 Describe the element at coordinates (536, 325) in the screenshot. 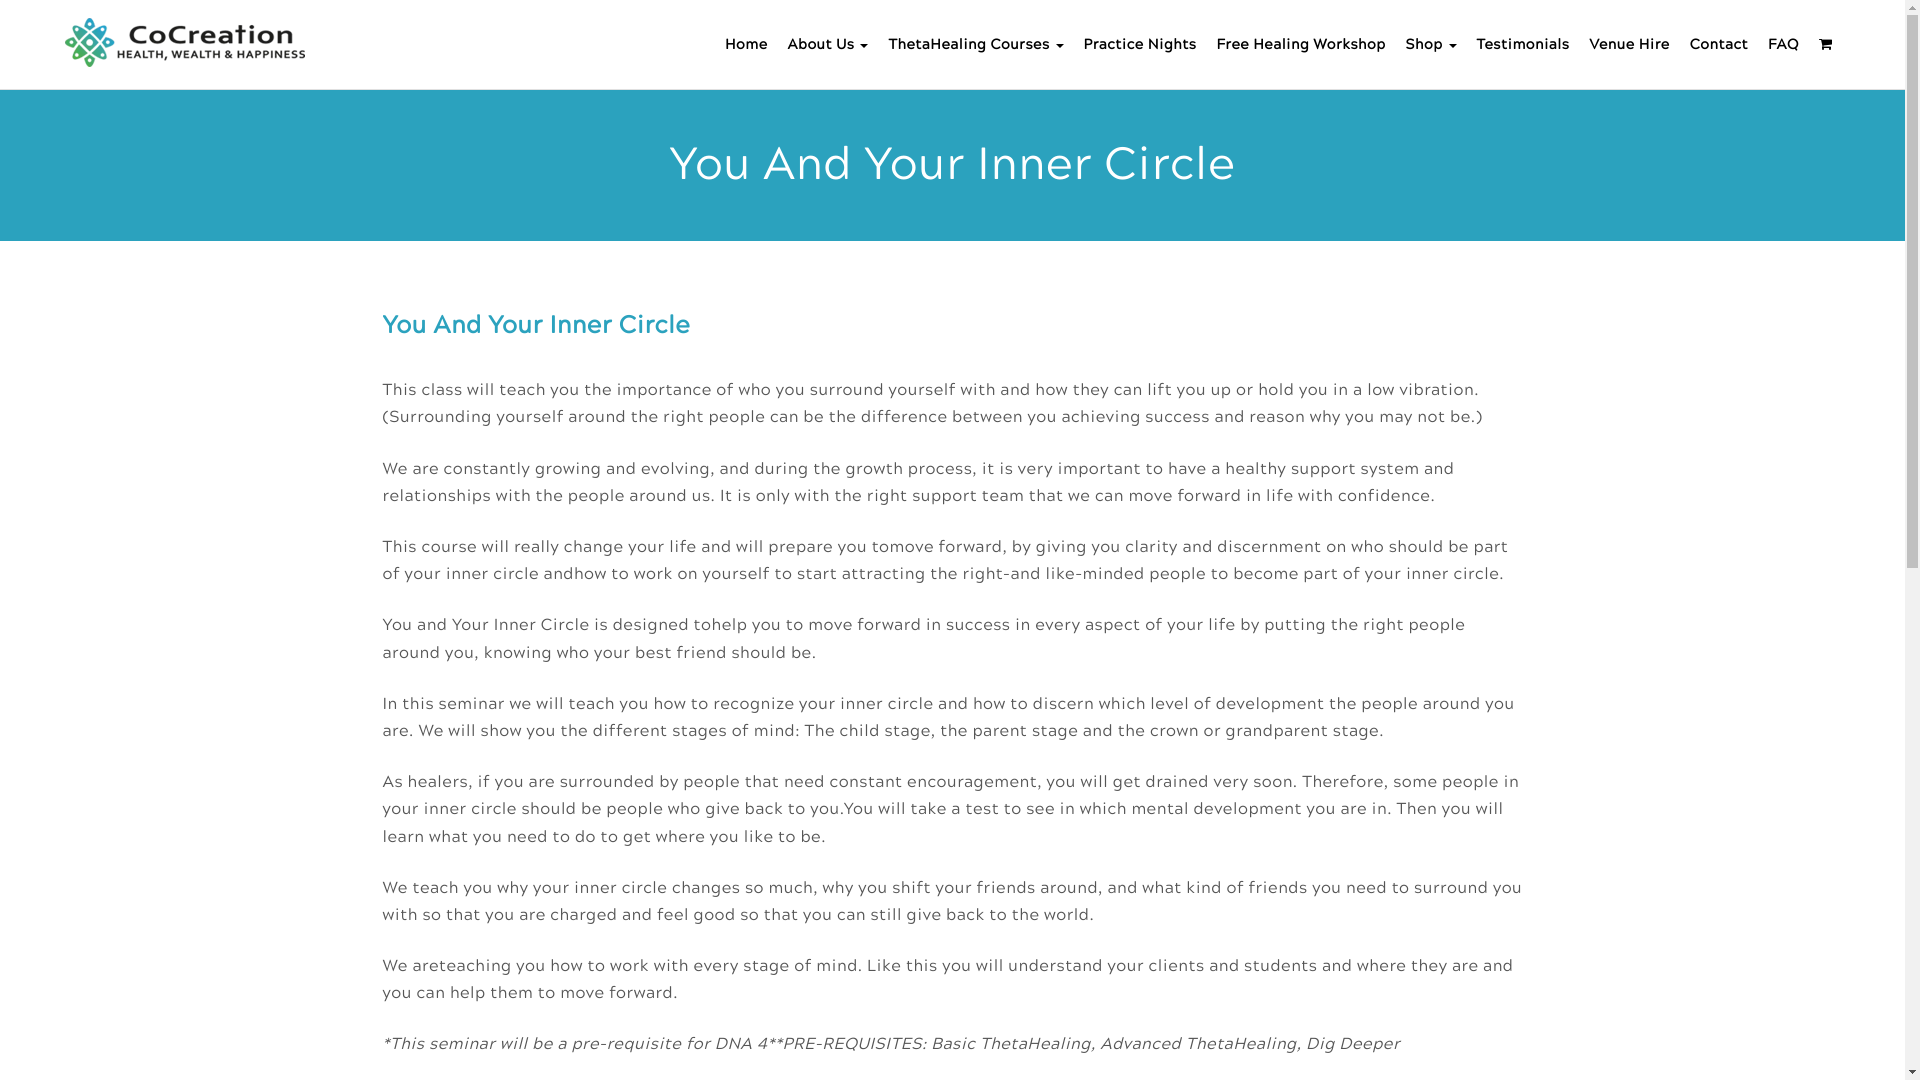

I see `'You And Your Inner Circle'` at that location.